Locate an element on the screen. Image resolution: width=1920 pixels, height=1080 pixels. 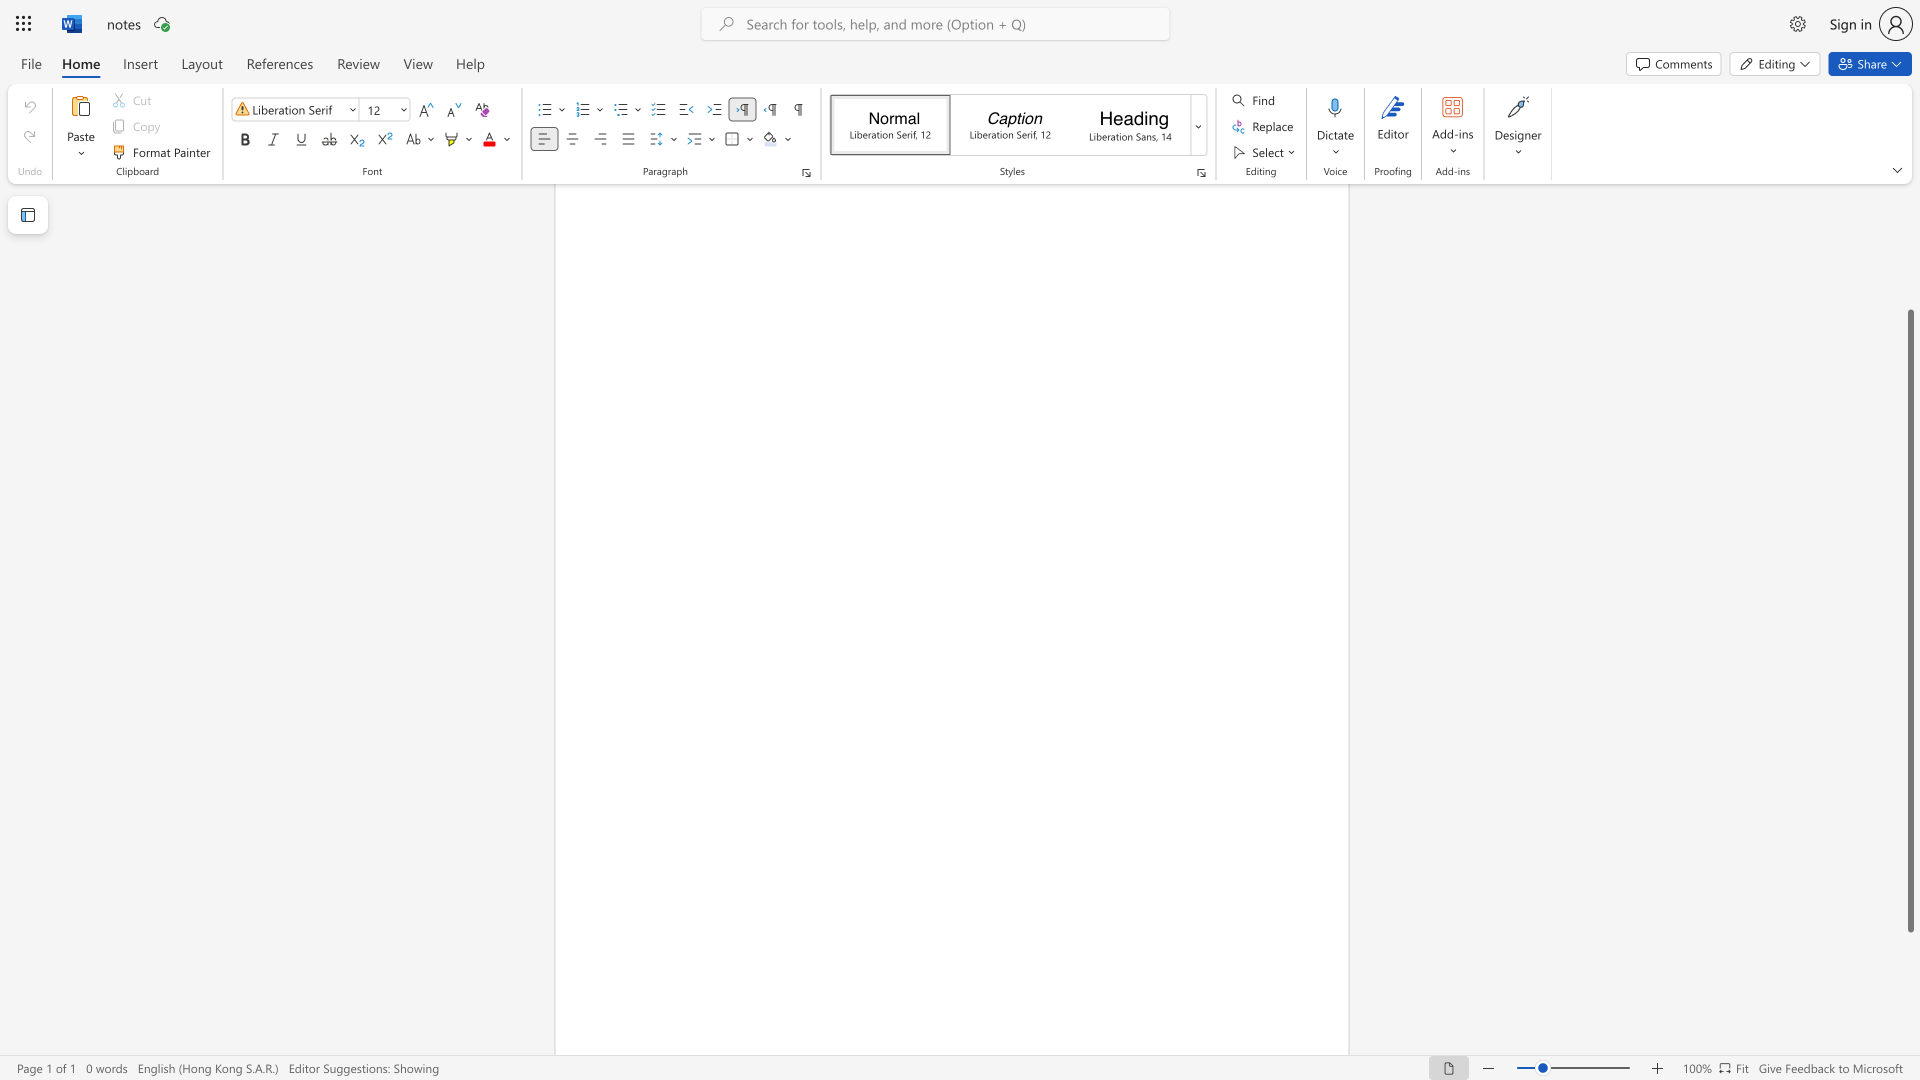
the scrollbar on the right is located at coordinates (1909, 289).